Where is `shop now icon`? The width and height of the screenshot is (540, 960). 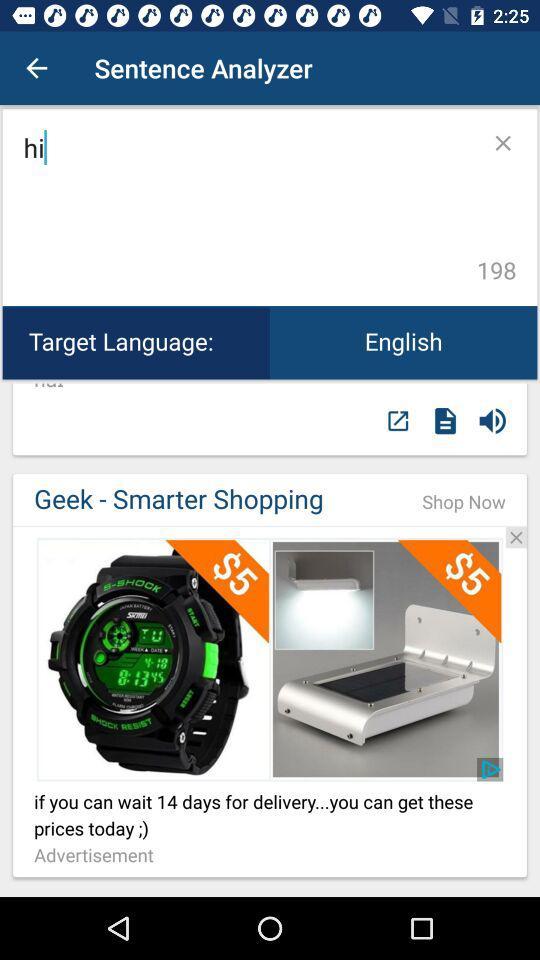 shop now icon is located at coordinates (464, 501).